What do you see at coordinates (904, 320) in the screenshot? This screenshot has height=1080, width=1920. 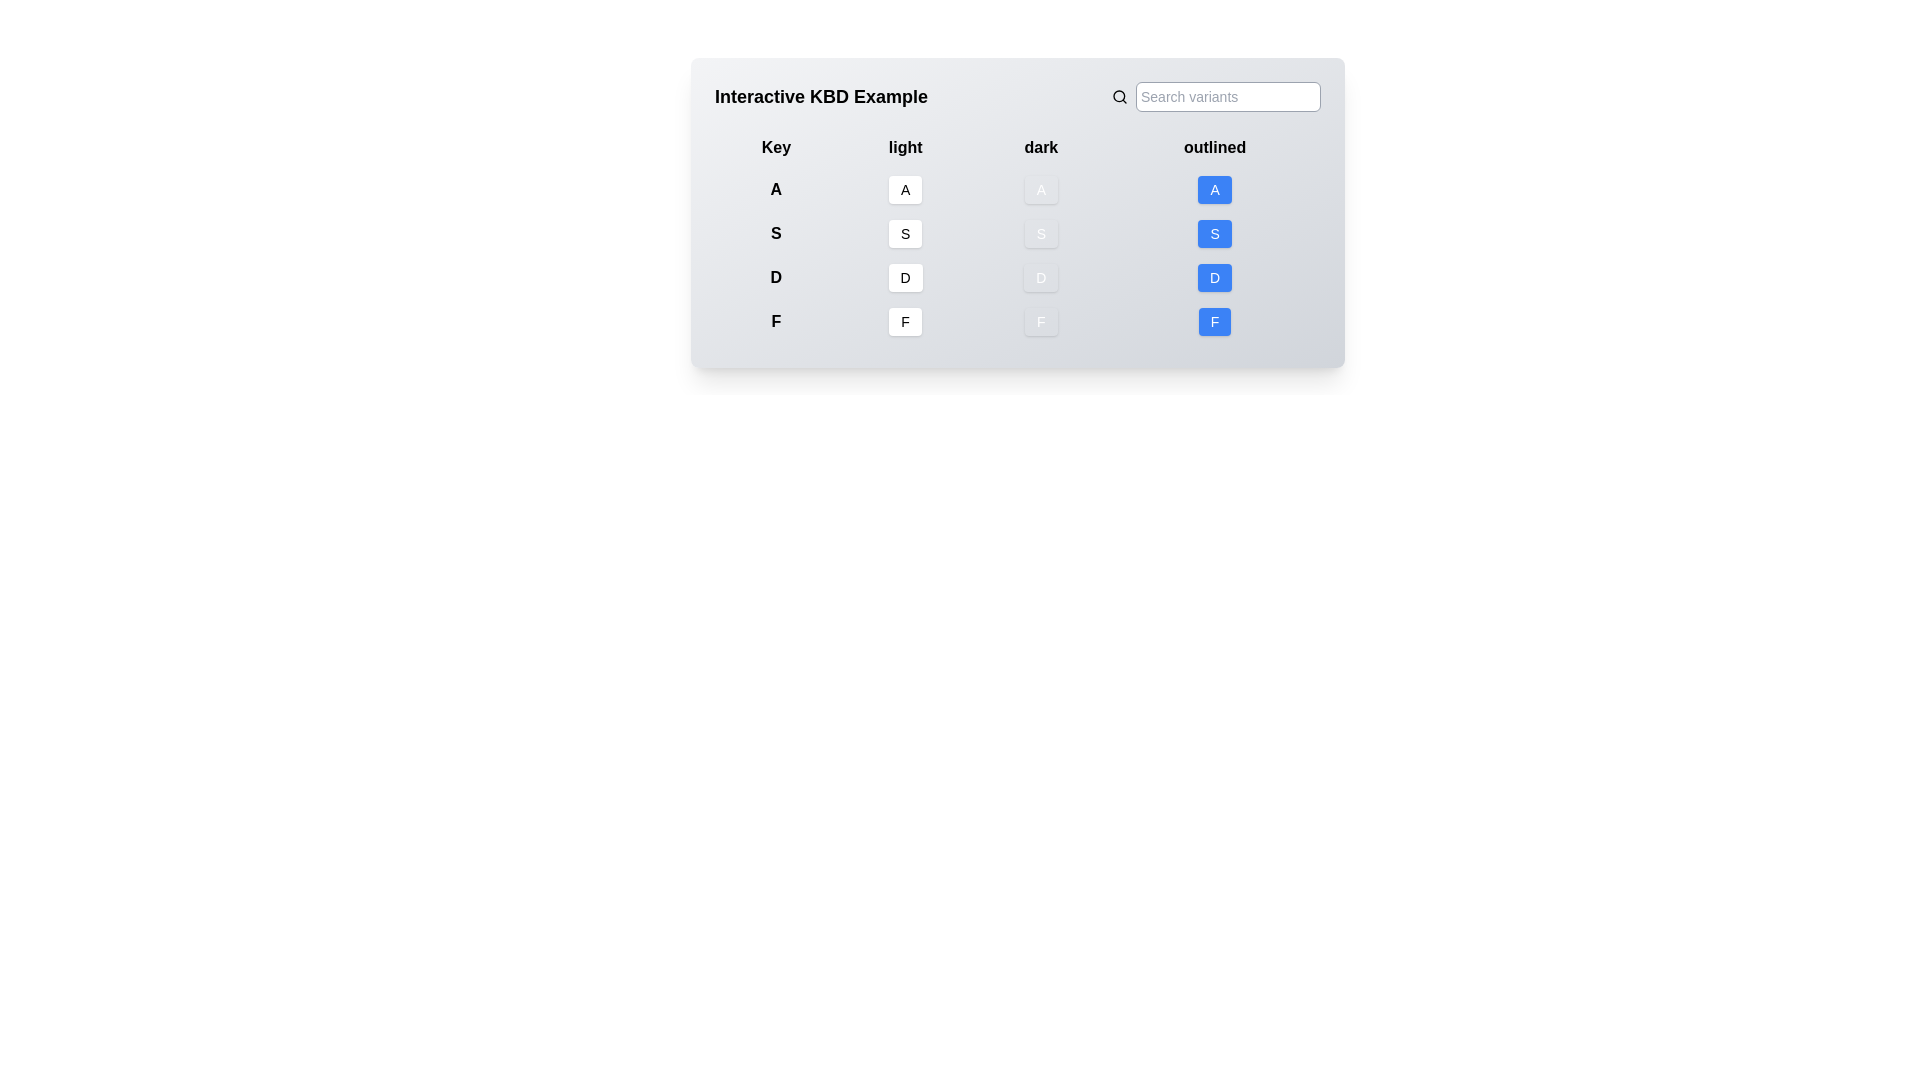 I see `the button labeled 'F' located in the fourth row and second column of the grid, which is part of an interactive keyboard mapping demonstration` at bounding box center [904, 320].